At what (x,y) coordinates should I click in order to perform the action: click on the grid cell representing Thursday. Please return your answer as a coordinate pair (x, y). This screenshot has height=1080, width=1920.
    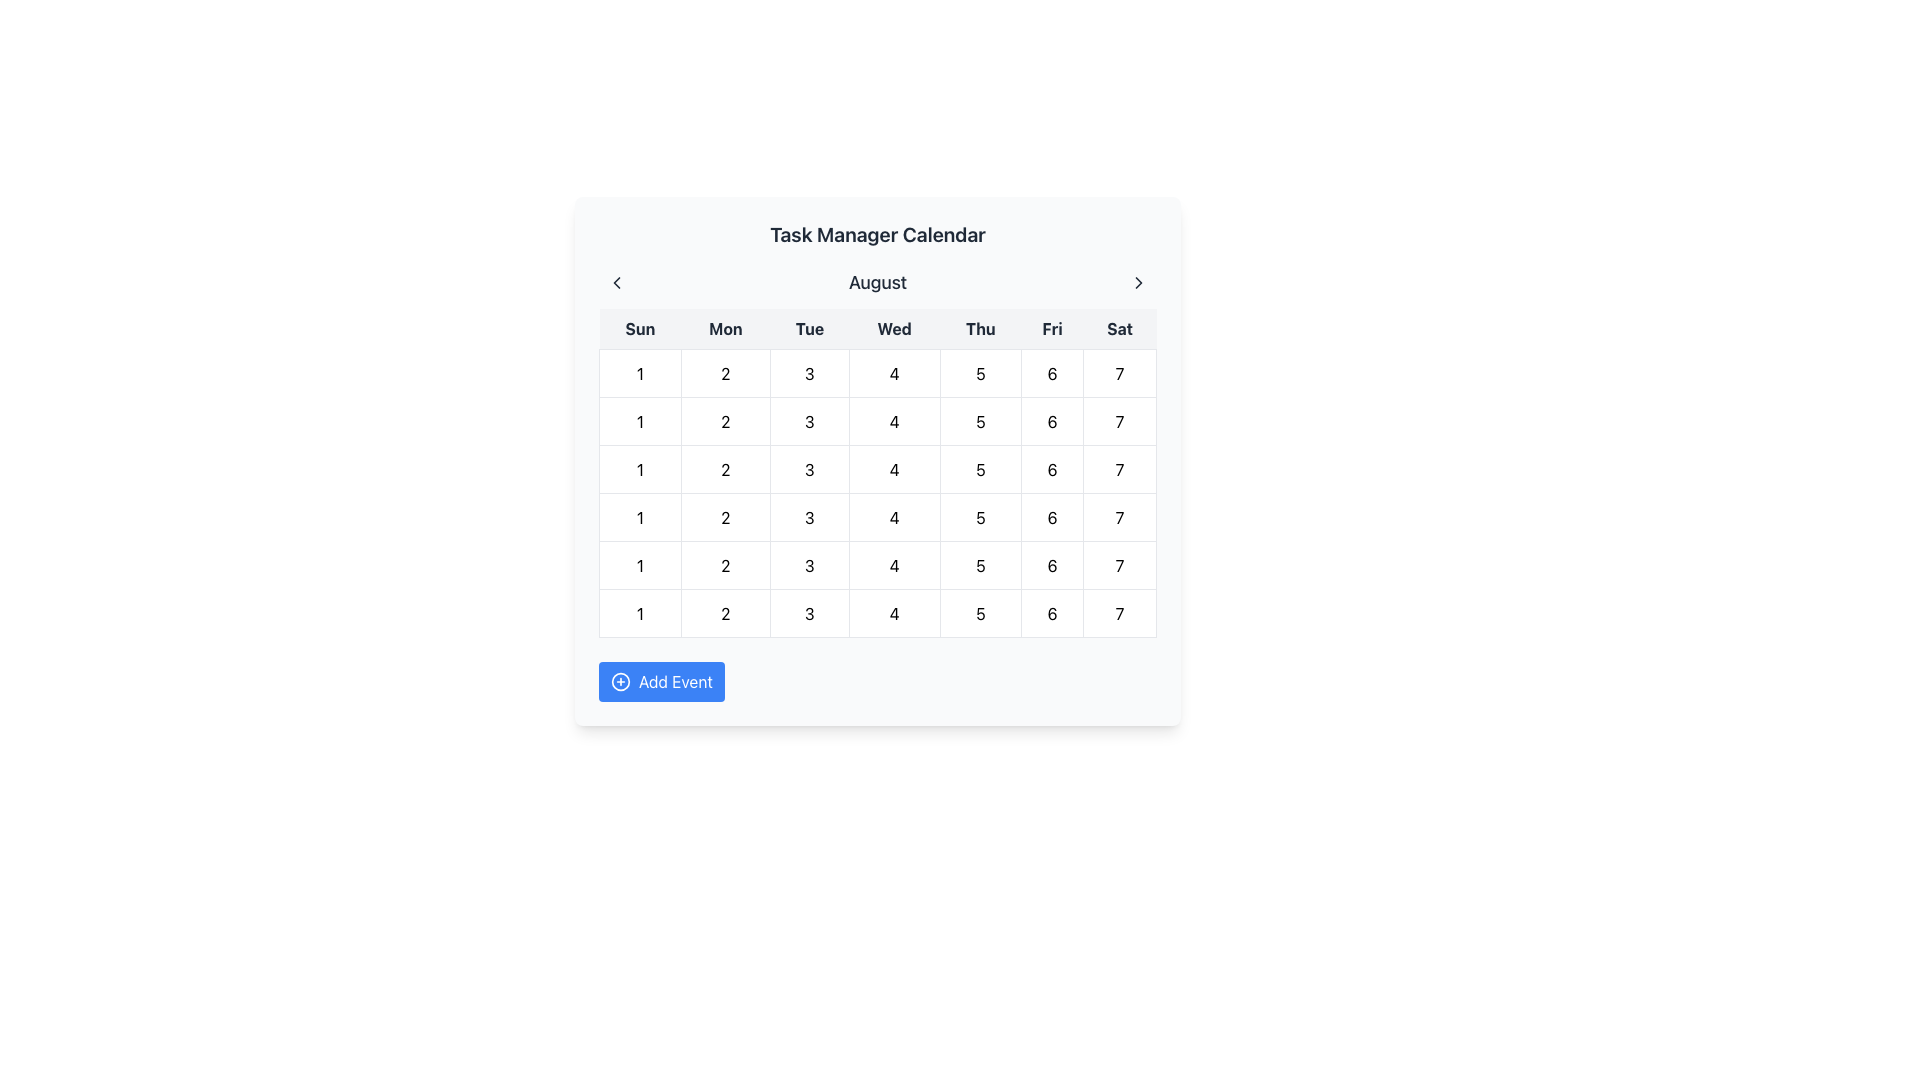
    Looking at the image, I should click on (980, 420).